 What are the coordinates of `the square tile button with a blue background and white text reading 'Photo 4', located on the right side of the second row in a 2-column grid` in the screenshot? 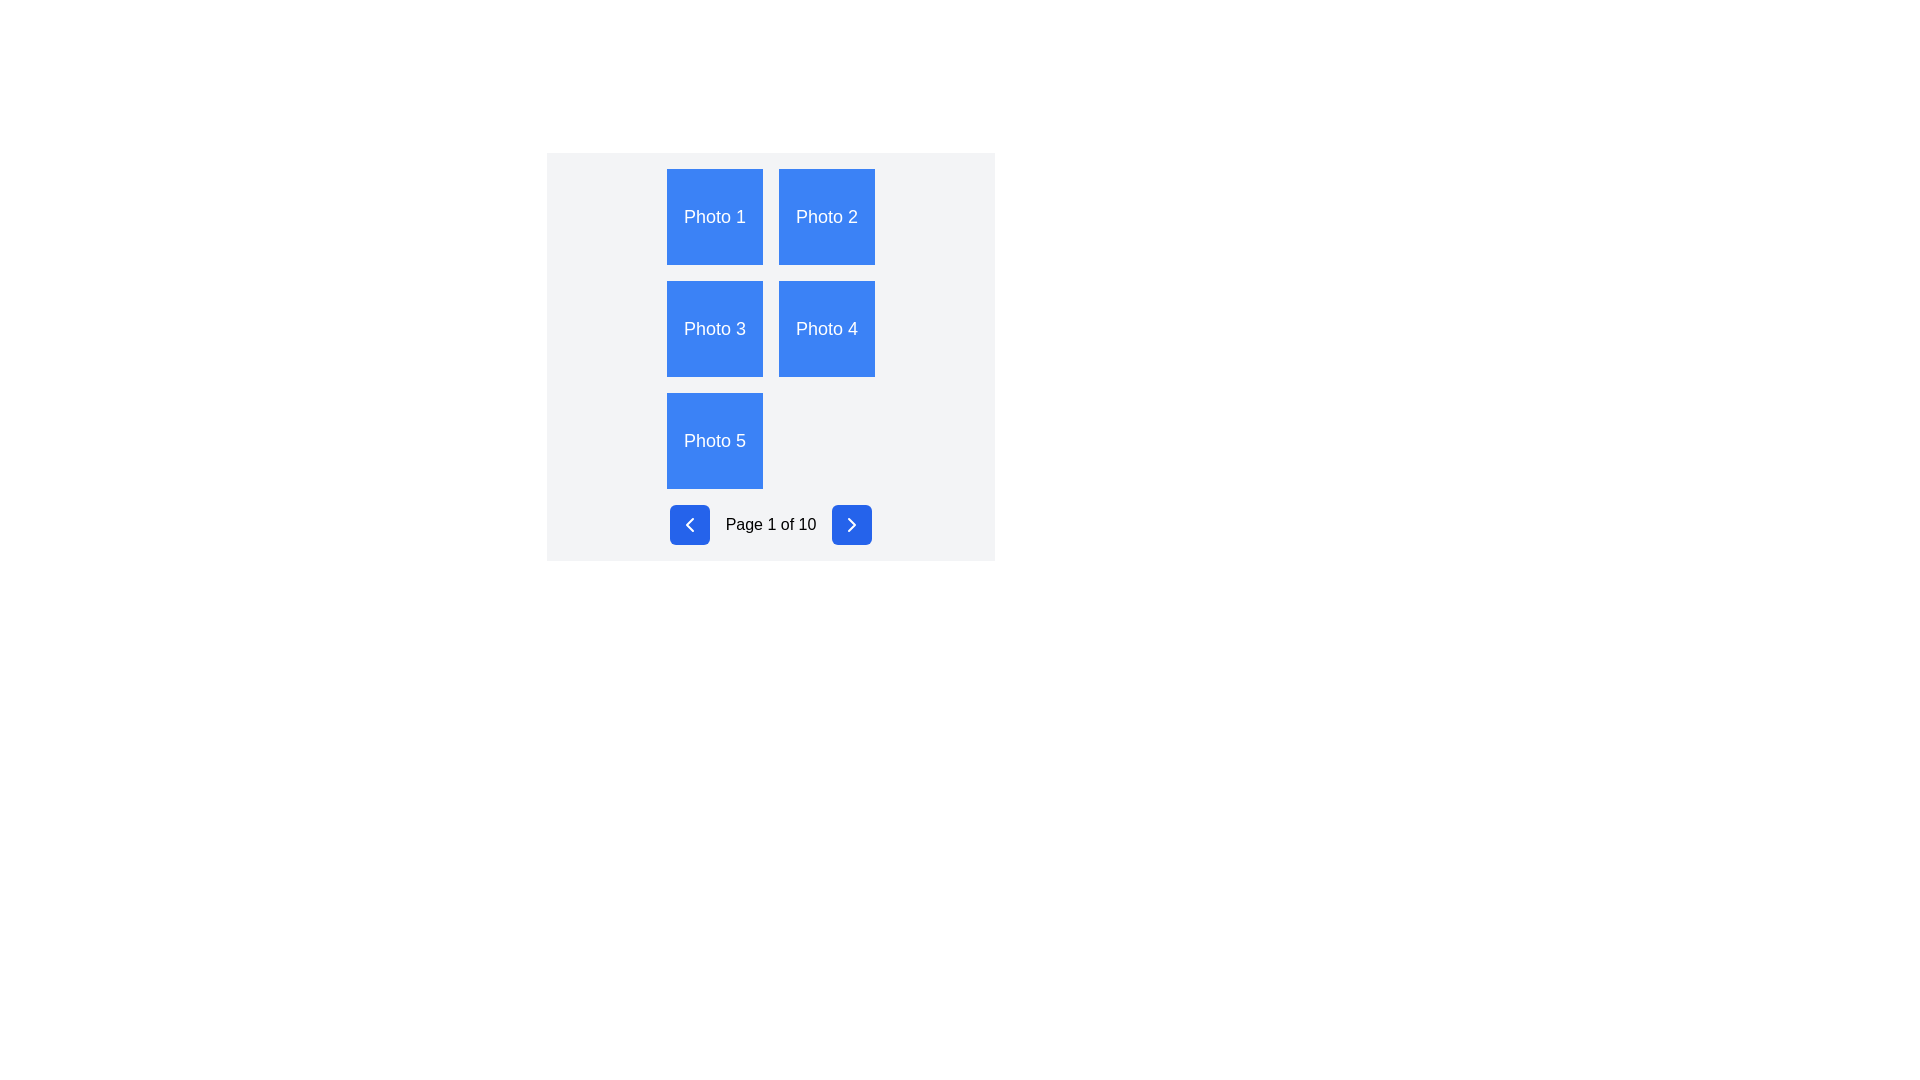 It's located at (826, 327).